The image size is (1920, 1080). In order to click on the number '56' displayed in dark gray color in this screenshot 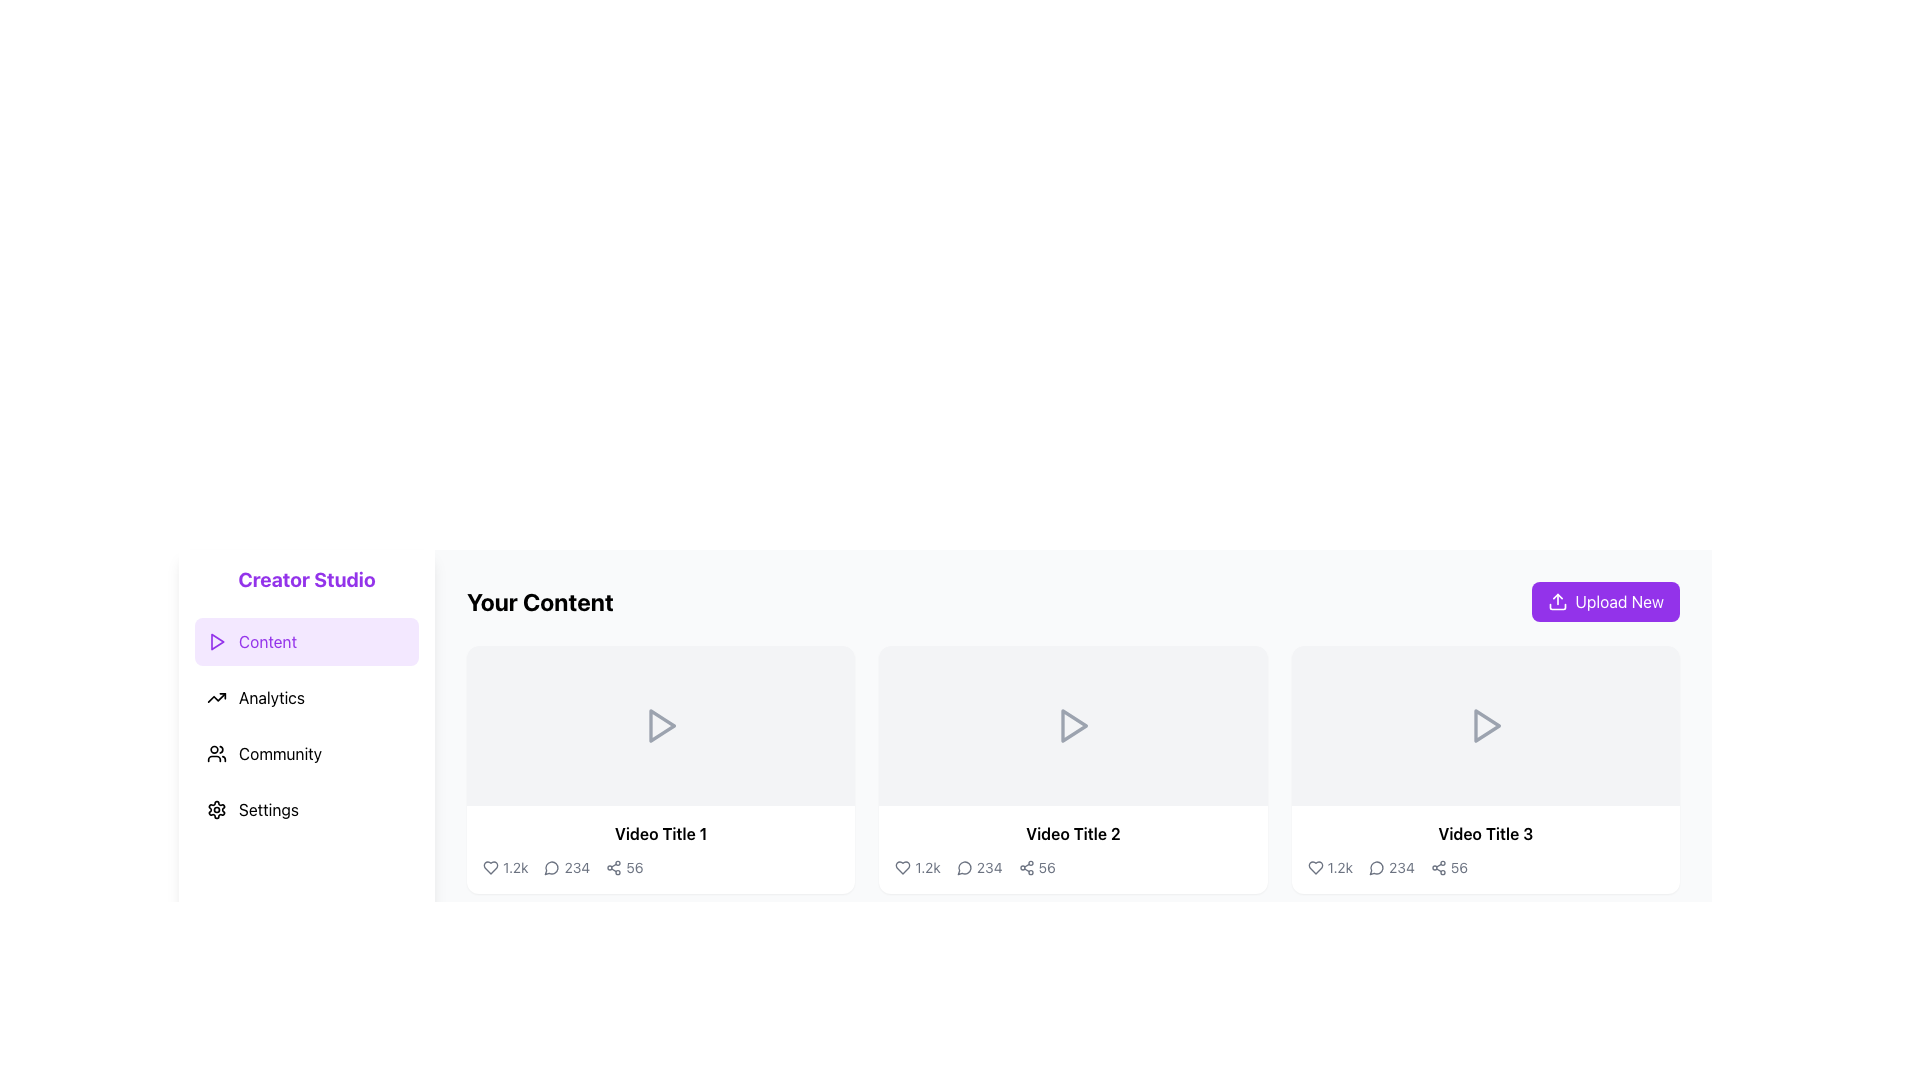, I will do `click(633, 866)`.